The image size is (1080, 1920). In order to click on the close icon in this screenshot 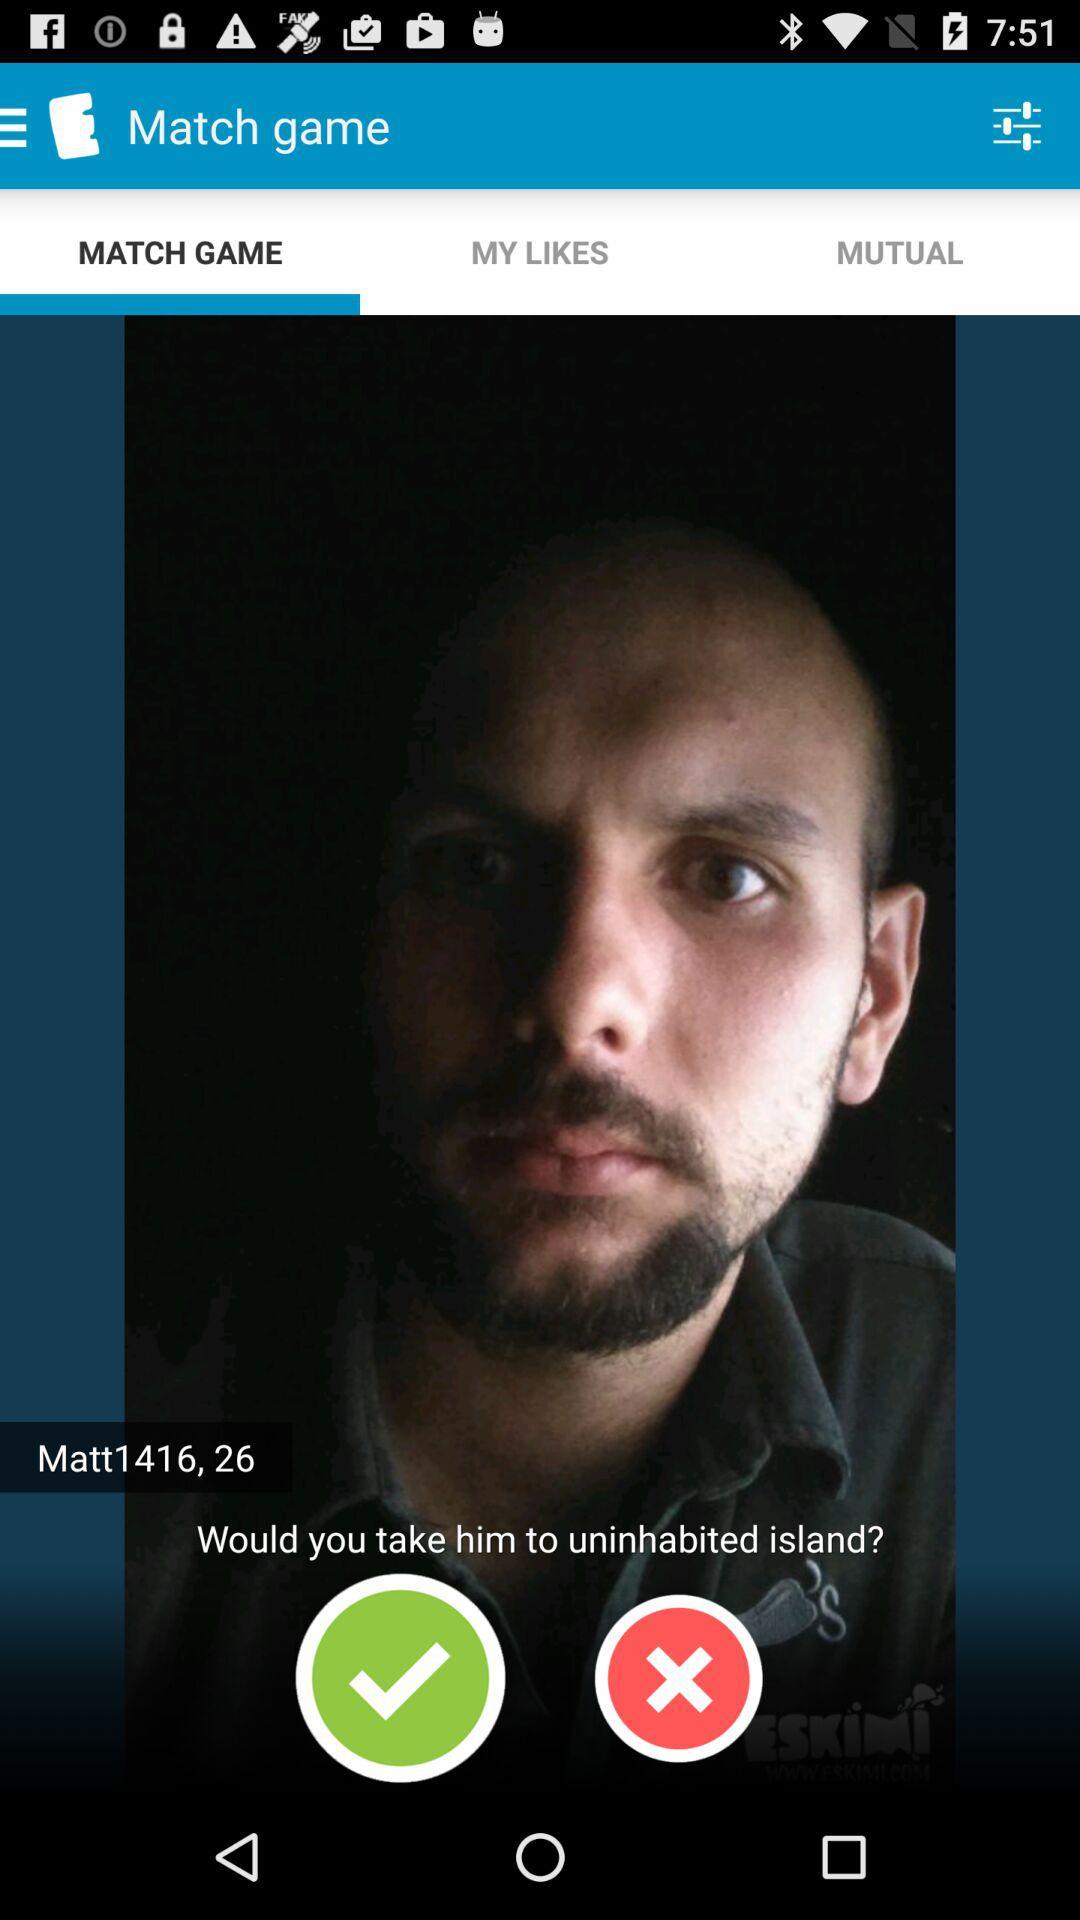, I will do `click(677, 1796)`.